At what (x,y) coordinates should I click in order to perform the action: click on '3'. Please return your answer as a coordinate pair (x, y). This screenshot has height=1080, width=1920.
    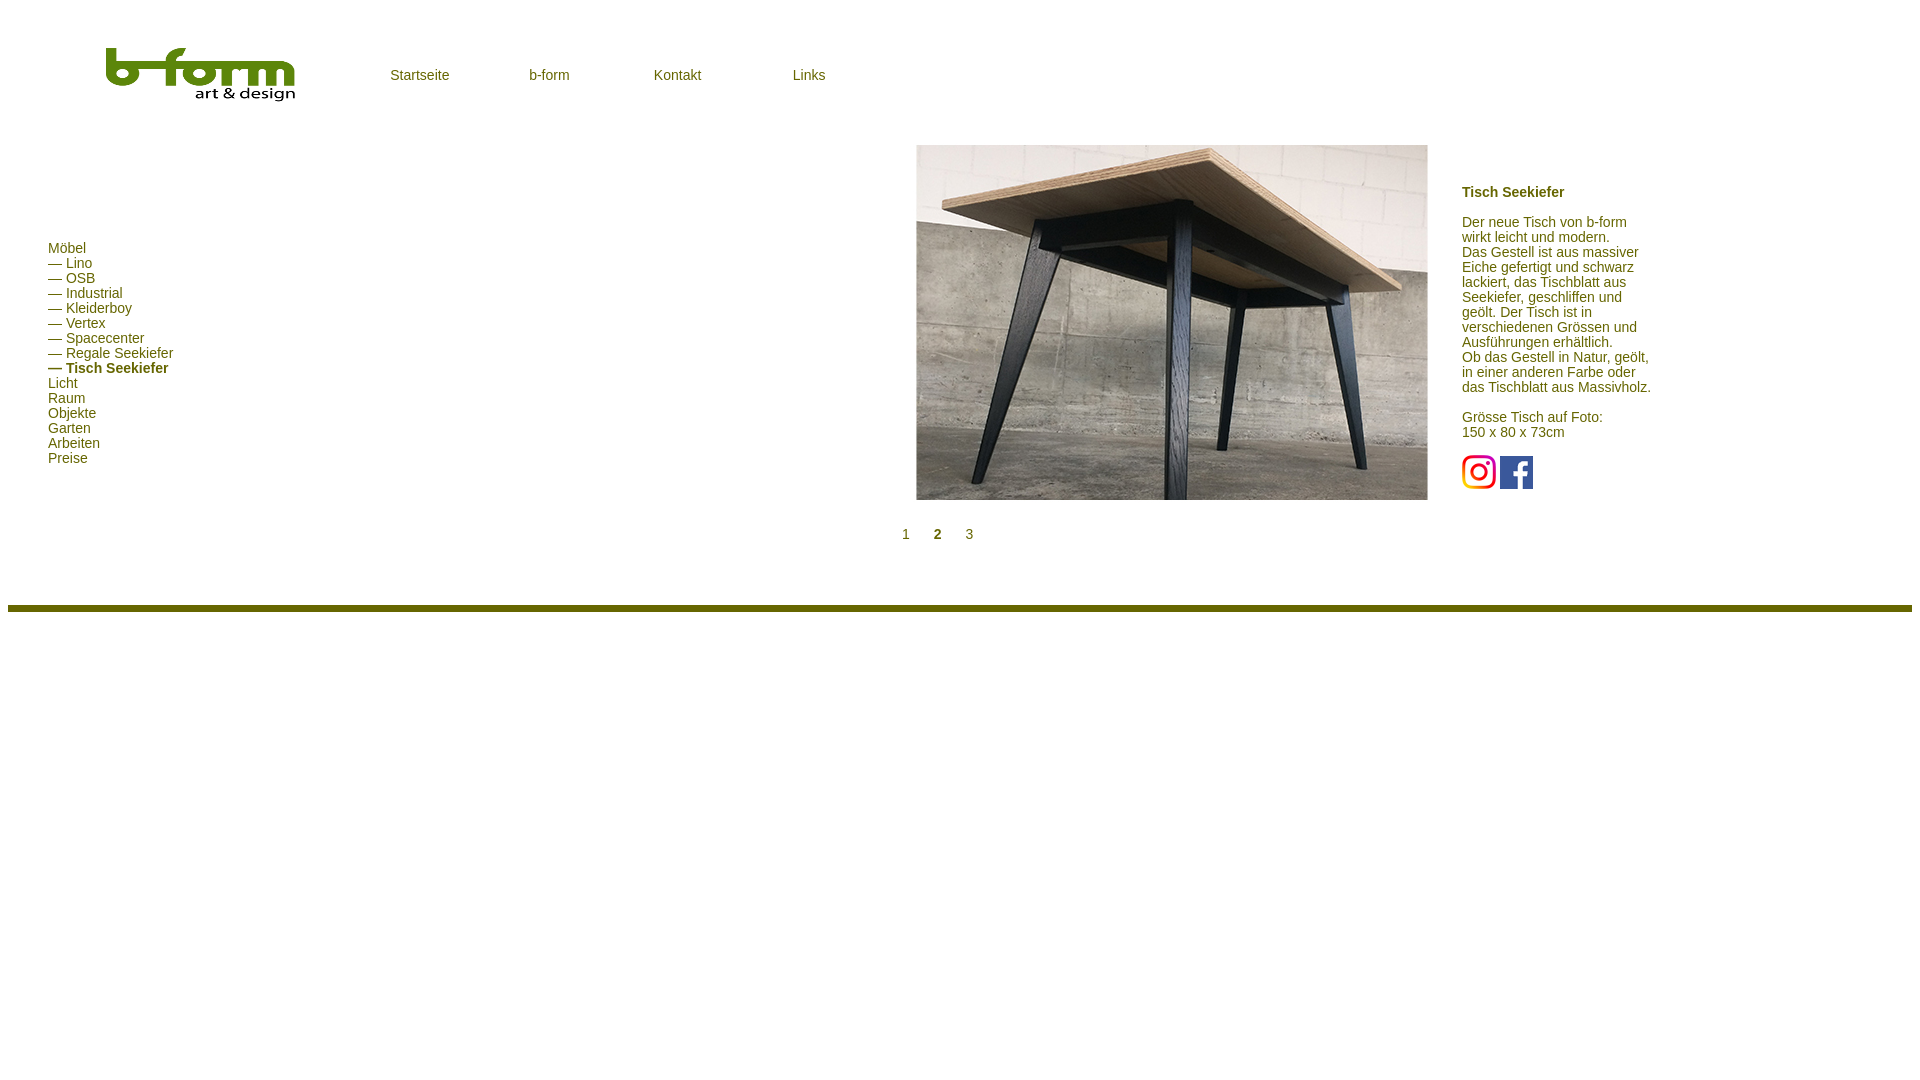
    Looking at the image, I should click on (958, 532).